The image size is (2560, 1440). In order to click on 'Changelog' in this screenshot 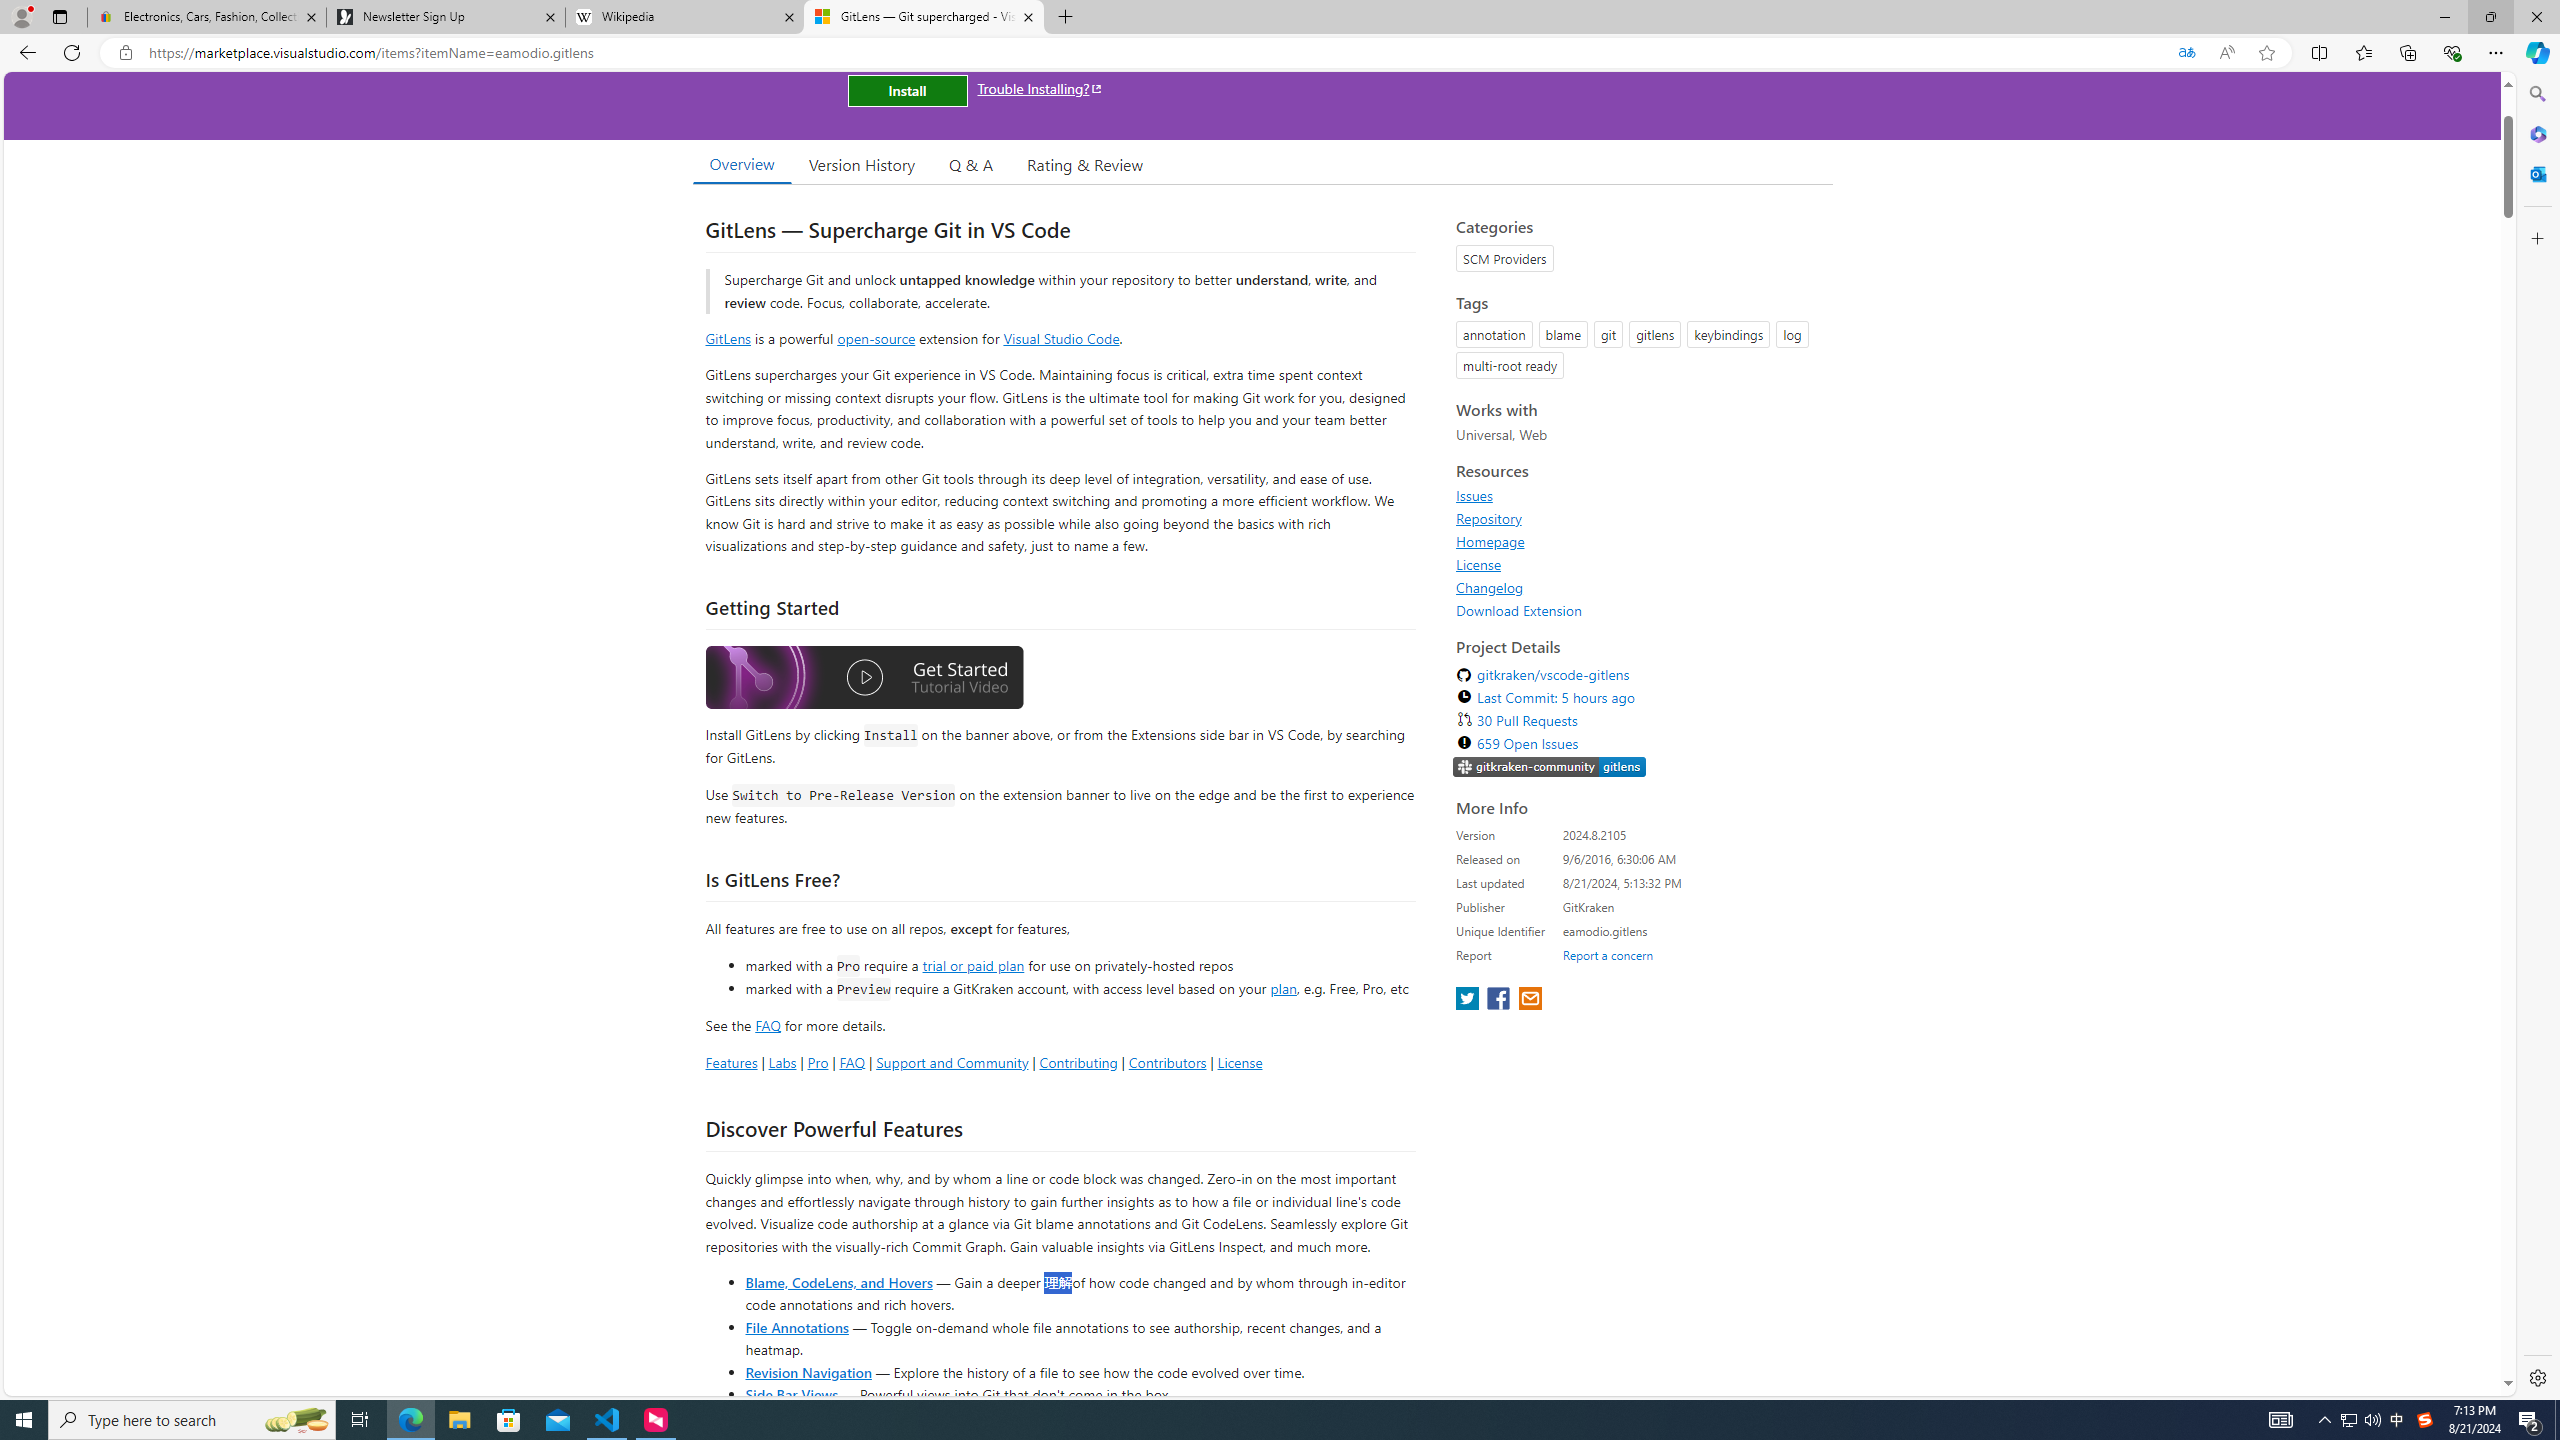, I will do `click(1638, 586)`.